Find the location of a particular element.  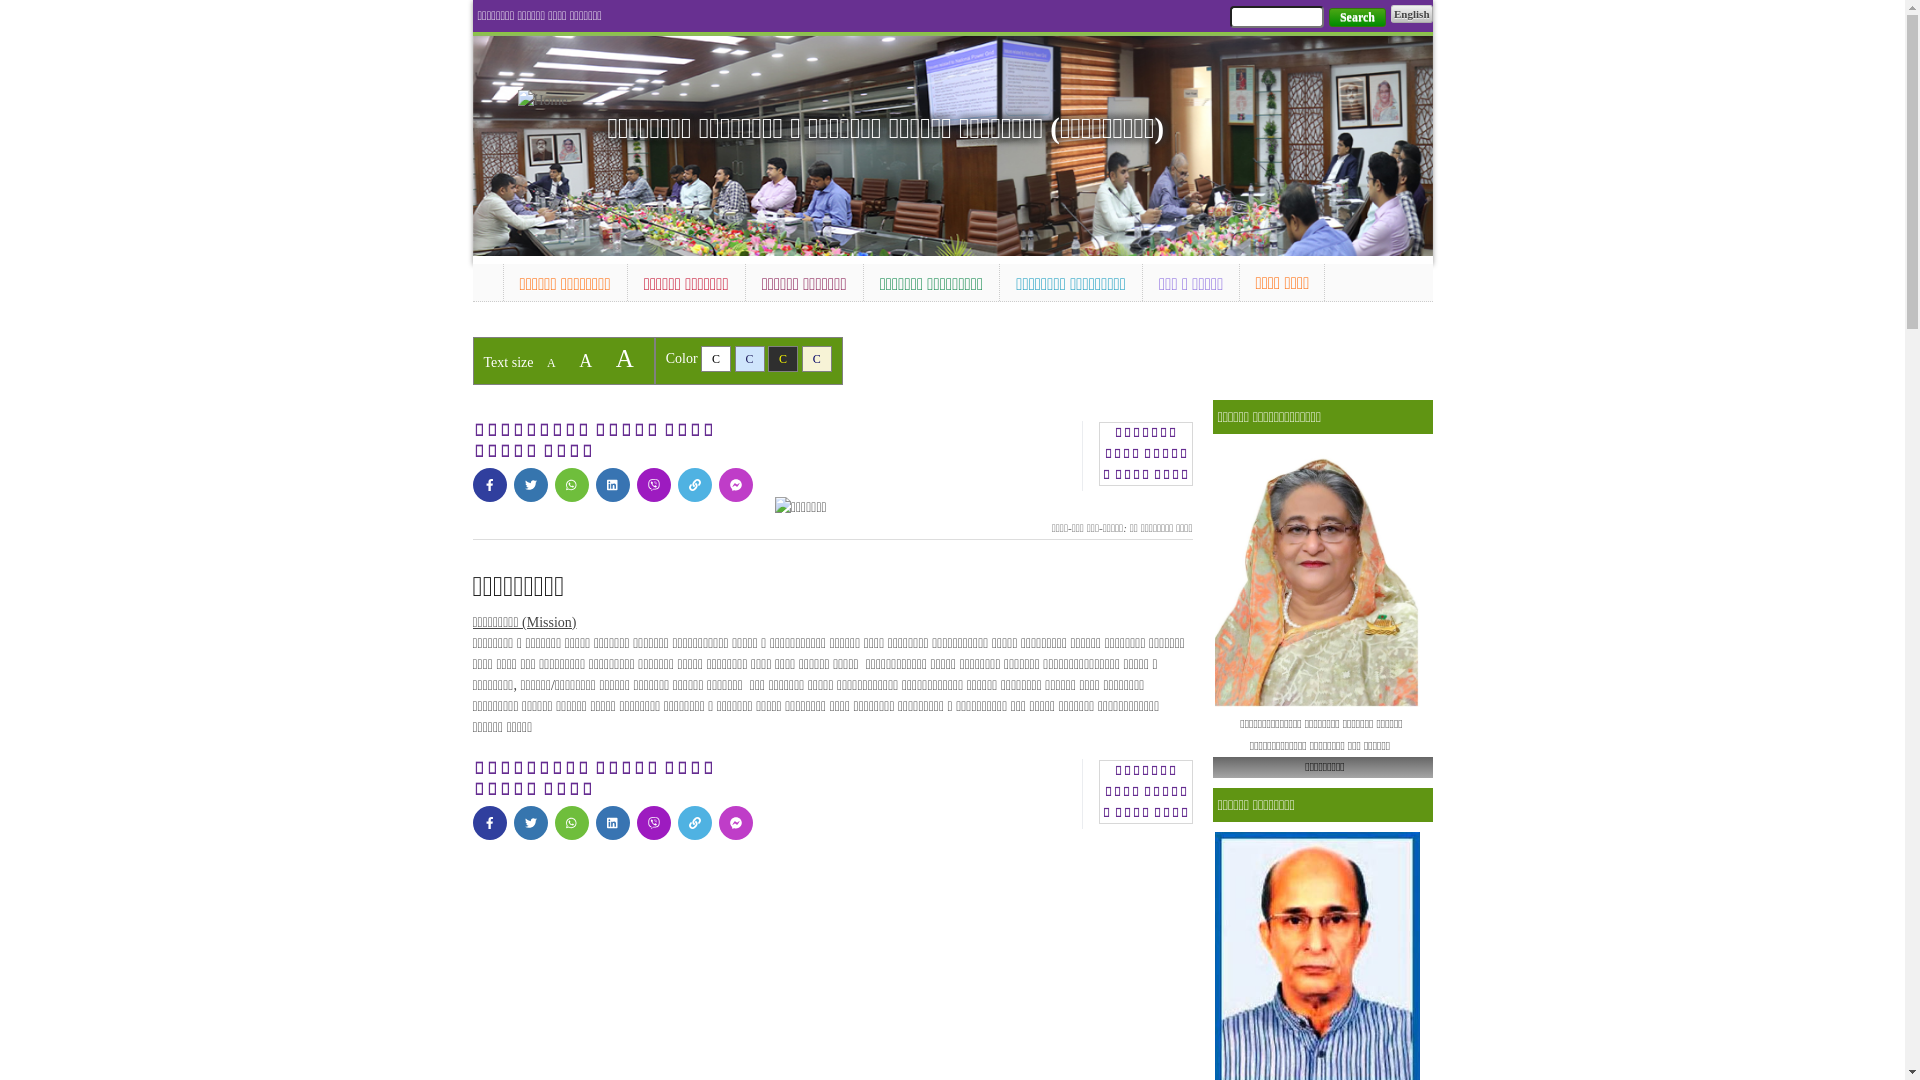

'A' is located at coordinates (604, 357).